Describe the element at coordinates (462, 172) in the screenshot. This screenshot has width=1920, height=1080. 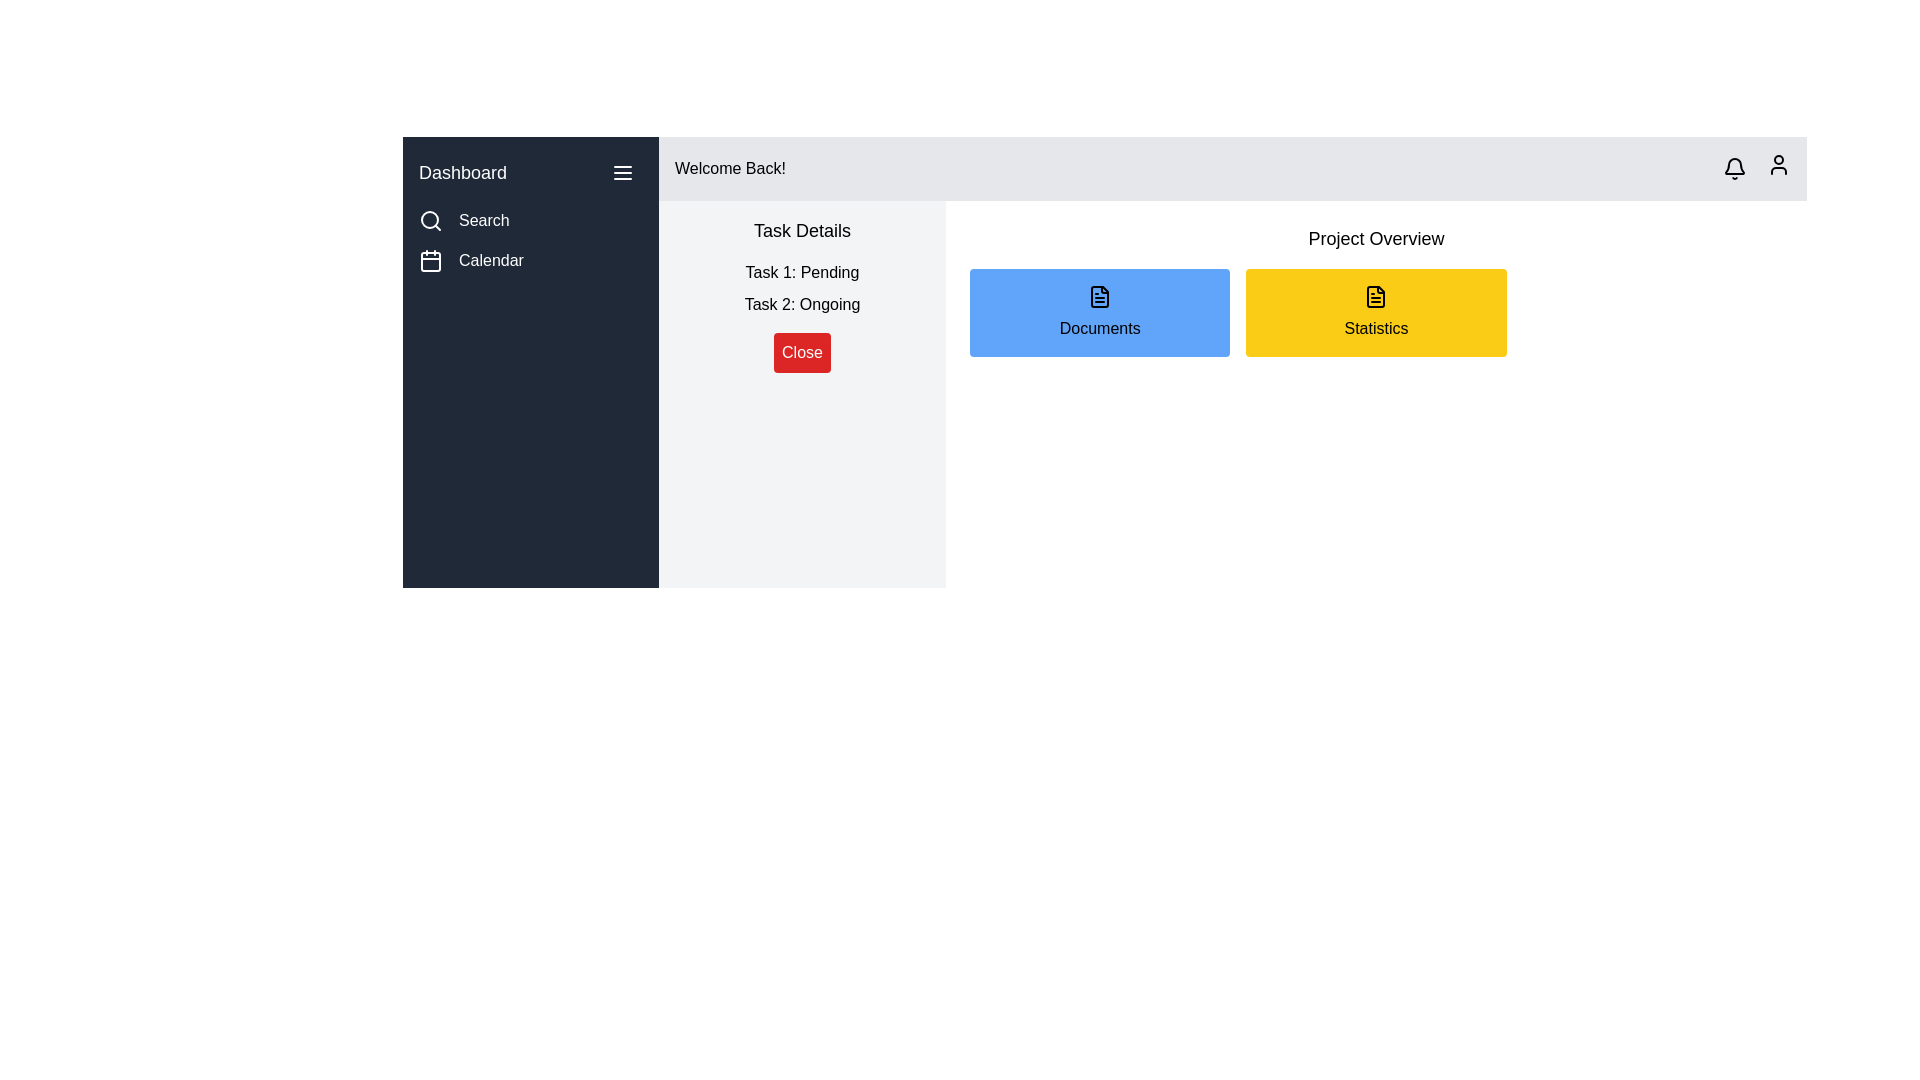
I see `text label displaying 'Dashboard' in bold white font located at the top-left corner of the vertical sidebar` at that location.